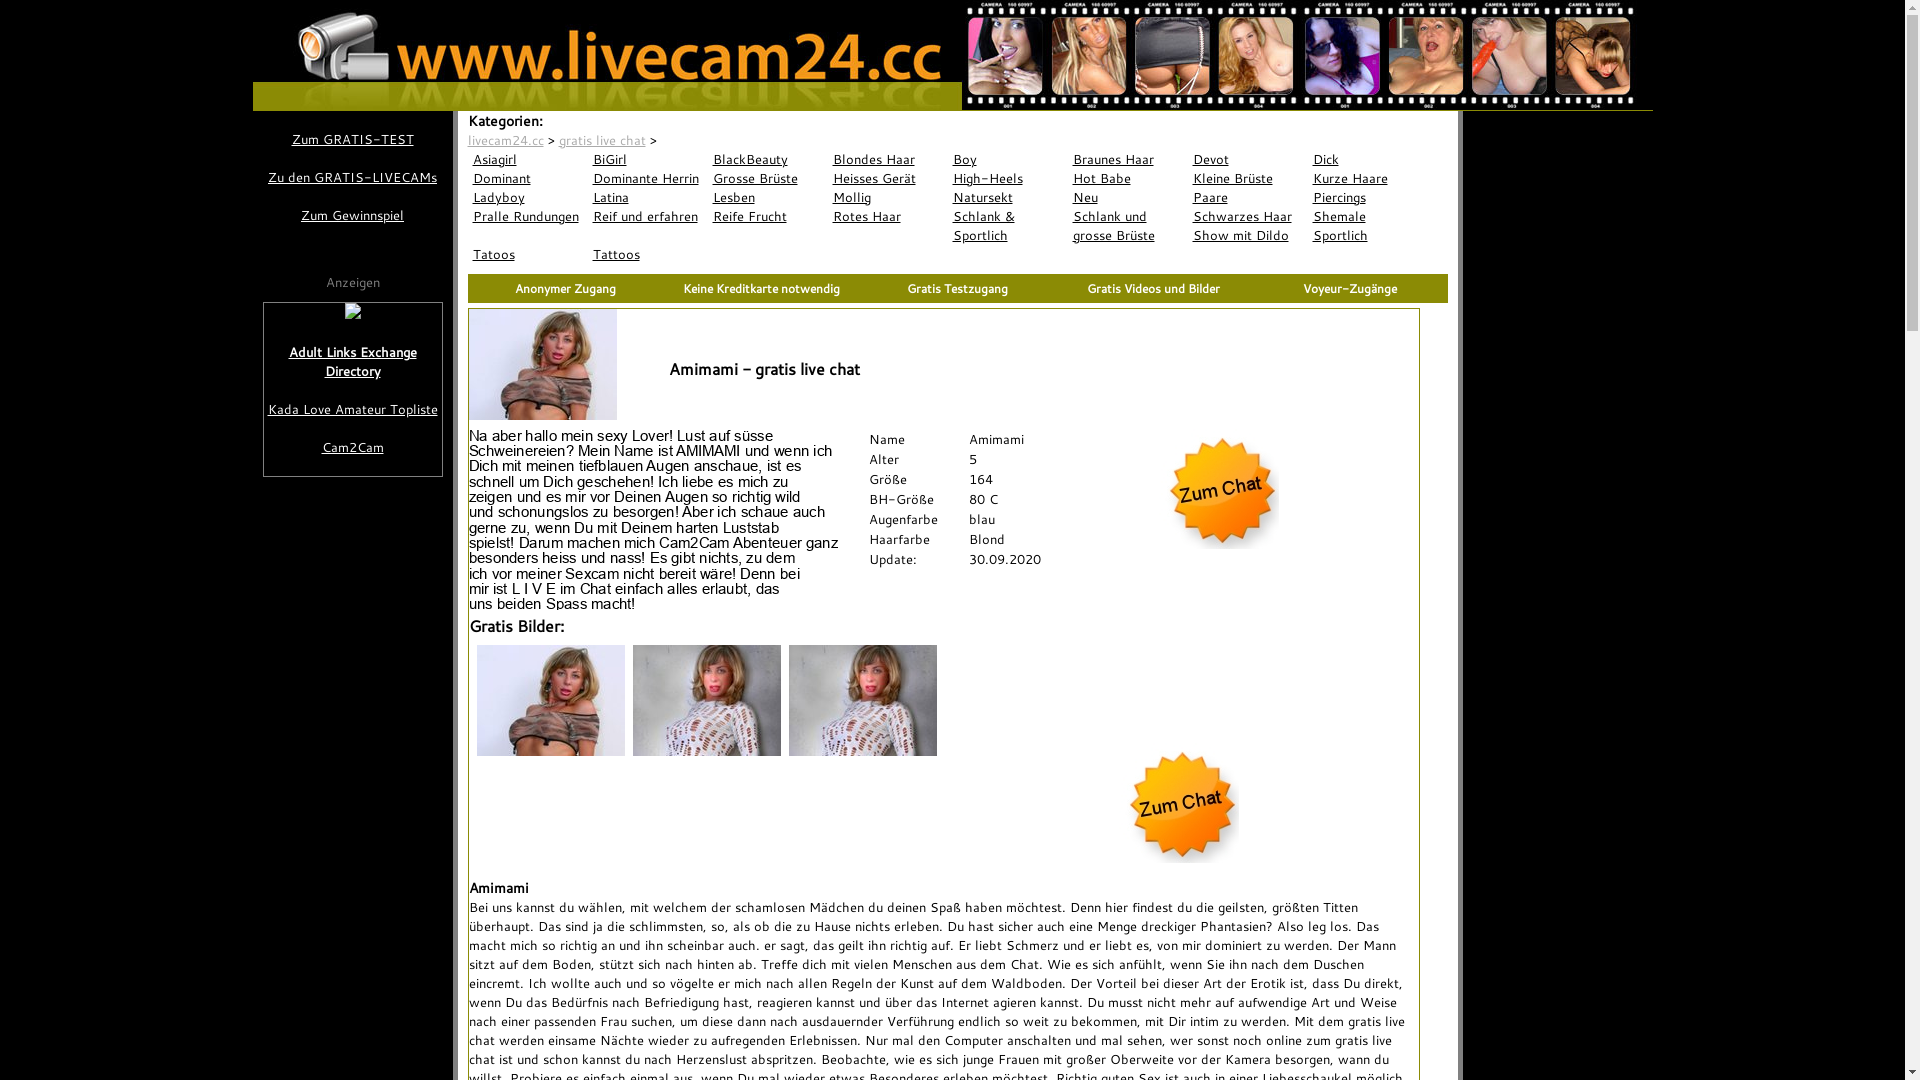 This screenshot has width=1920, height=1080. Describe the element at coordinates (1128, 177) in the screenshot. I see `'Hot Babe'` at that location.